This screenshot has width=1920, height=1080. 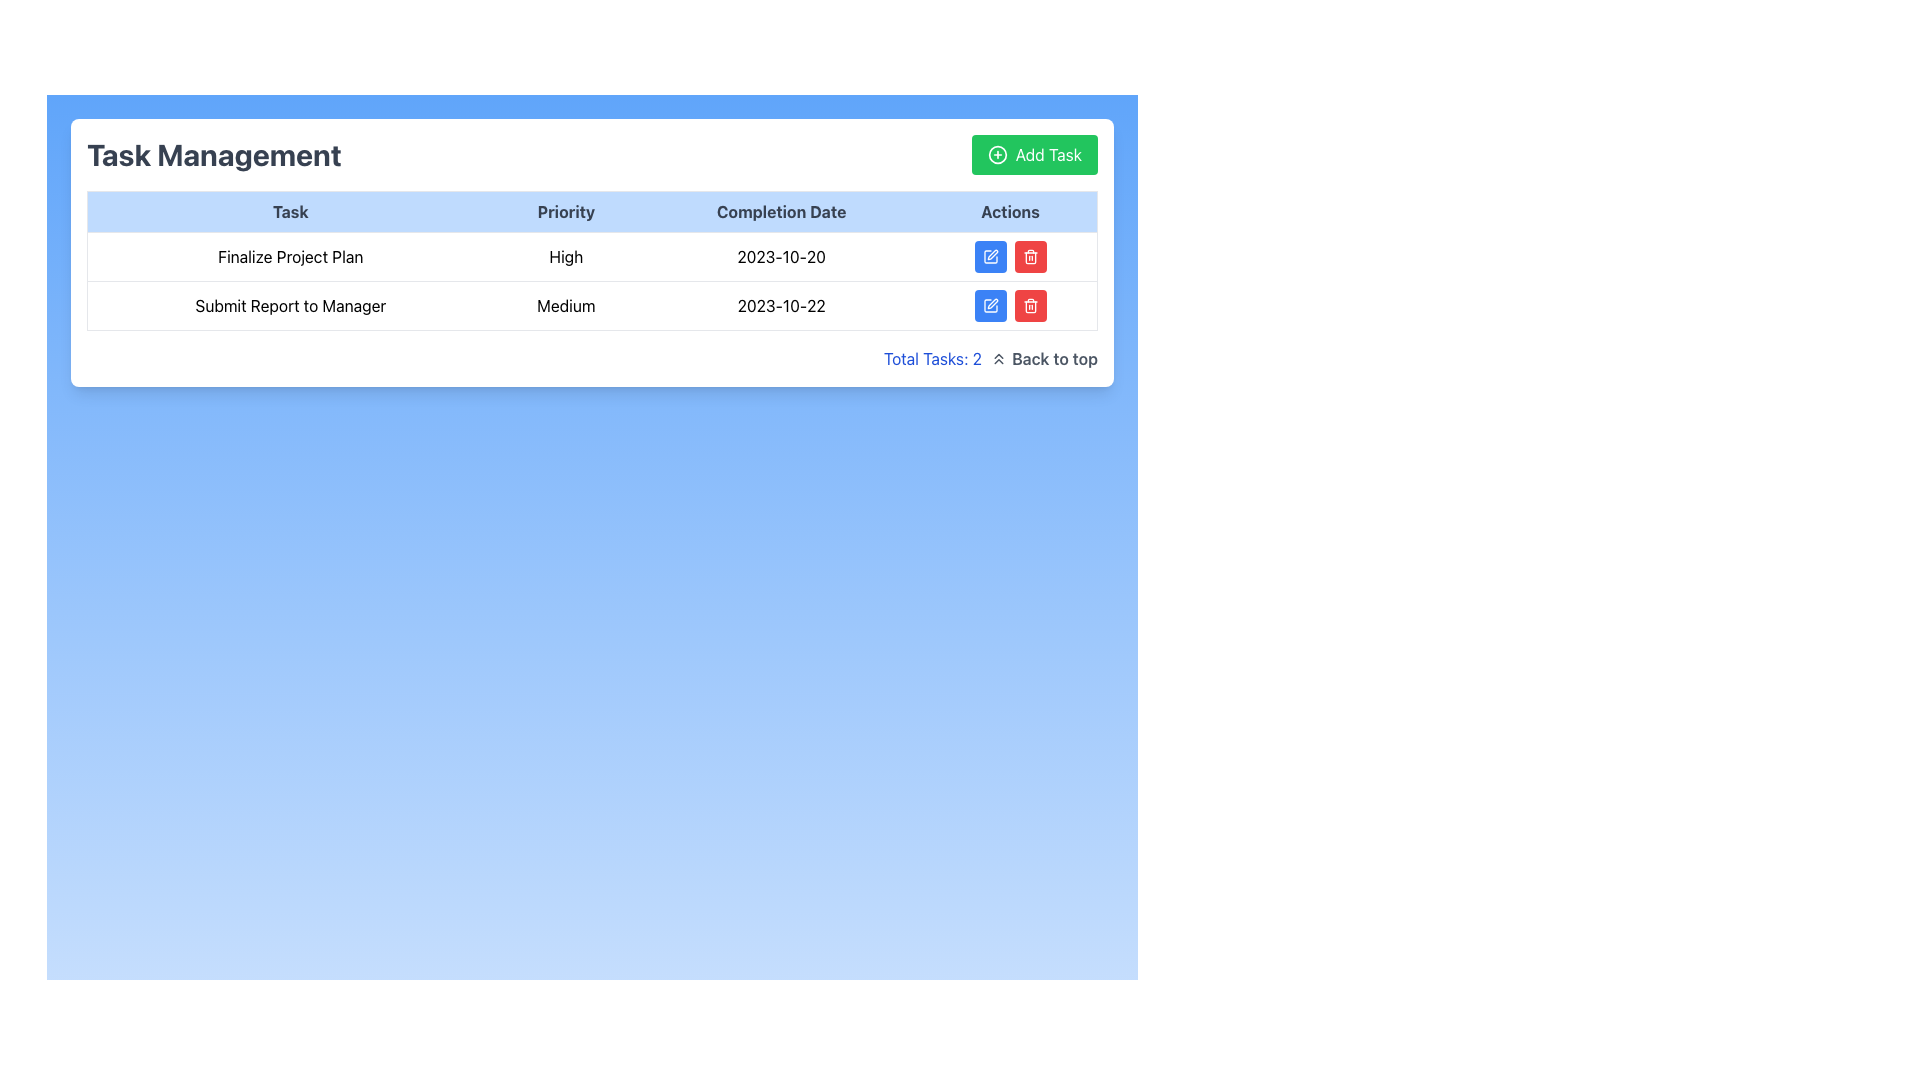 I want to click on the text label displaying 'Task' which is part of the header row in the Task Management section, indicating the first column title, so click(x=289, y=212).